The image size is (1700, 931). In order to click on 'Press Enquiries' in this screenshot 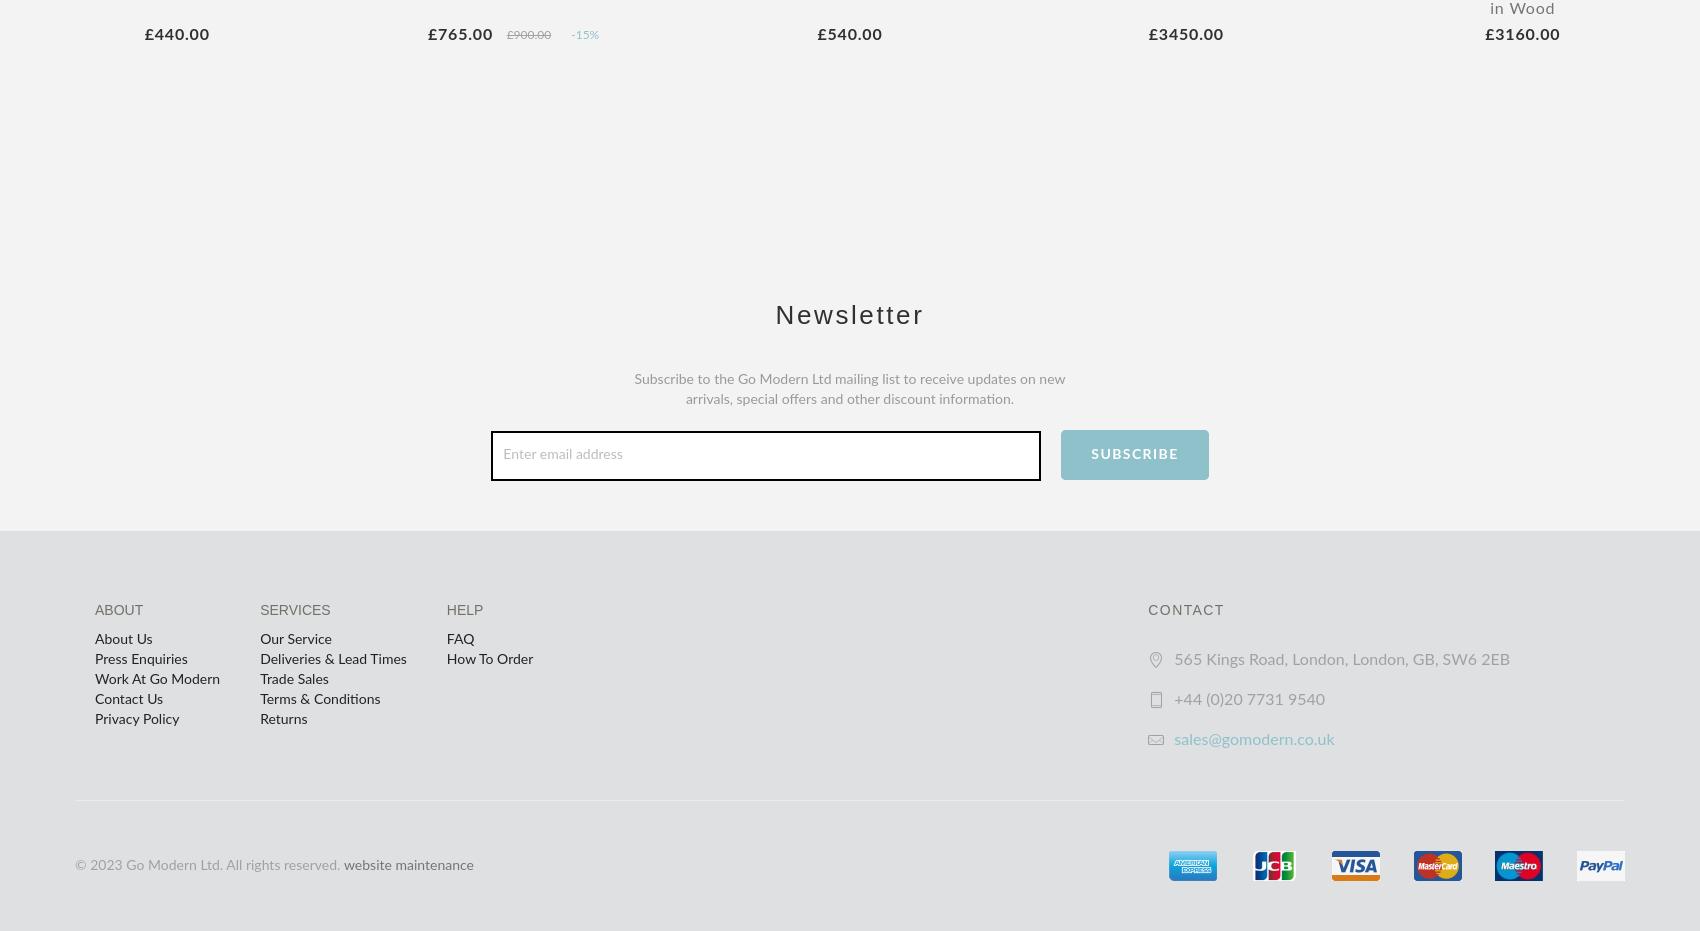, I will do `click(139, 658)`.